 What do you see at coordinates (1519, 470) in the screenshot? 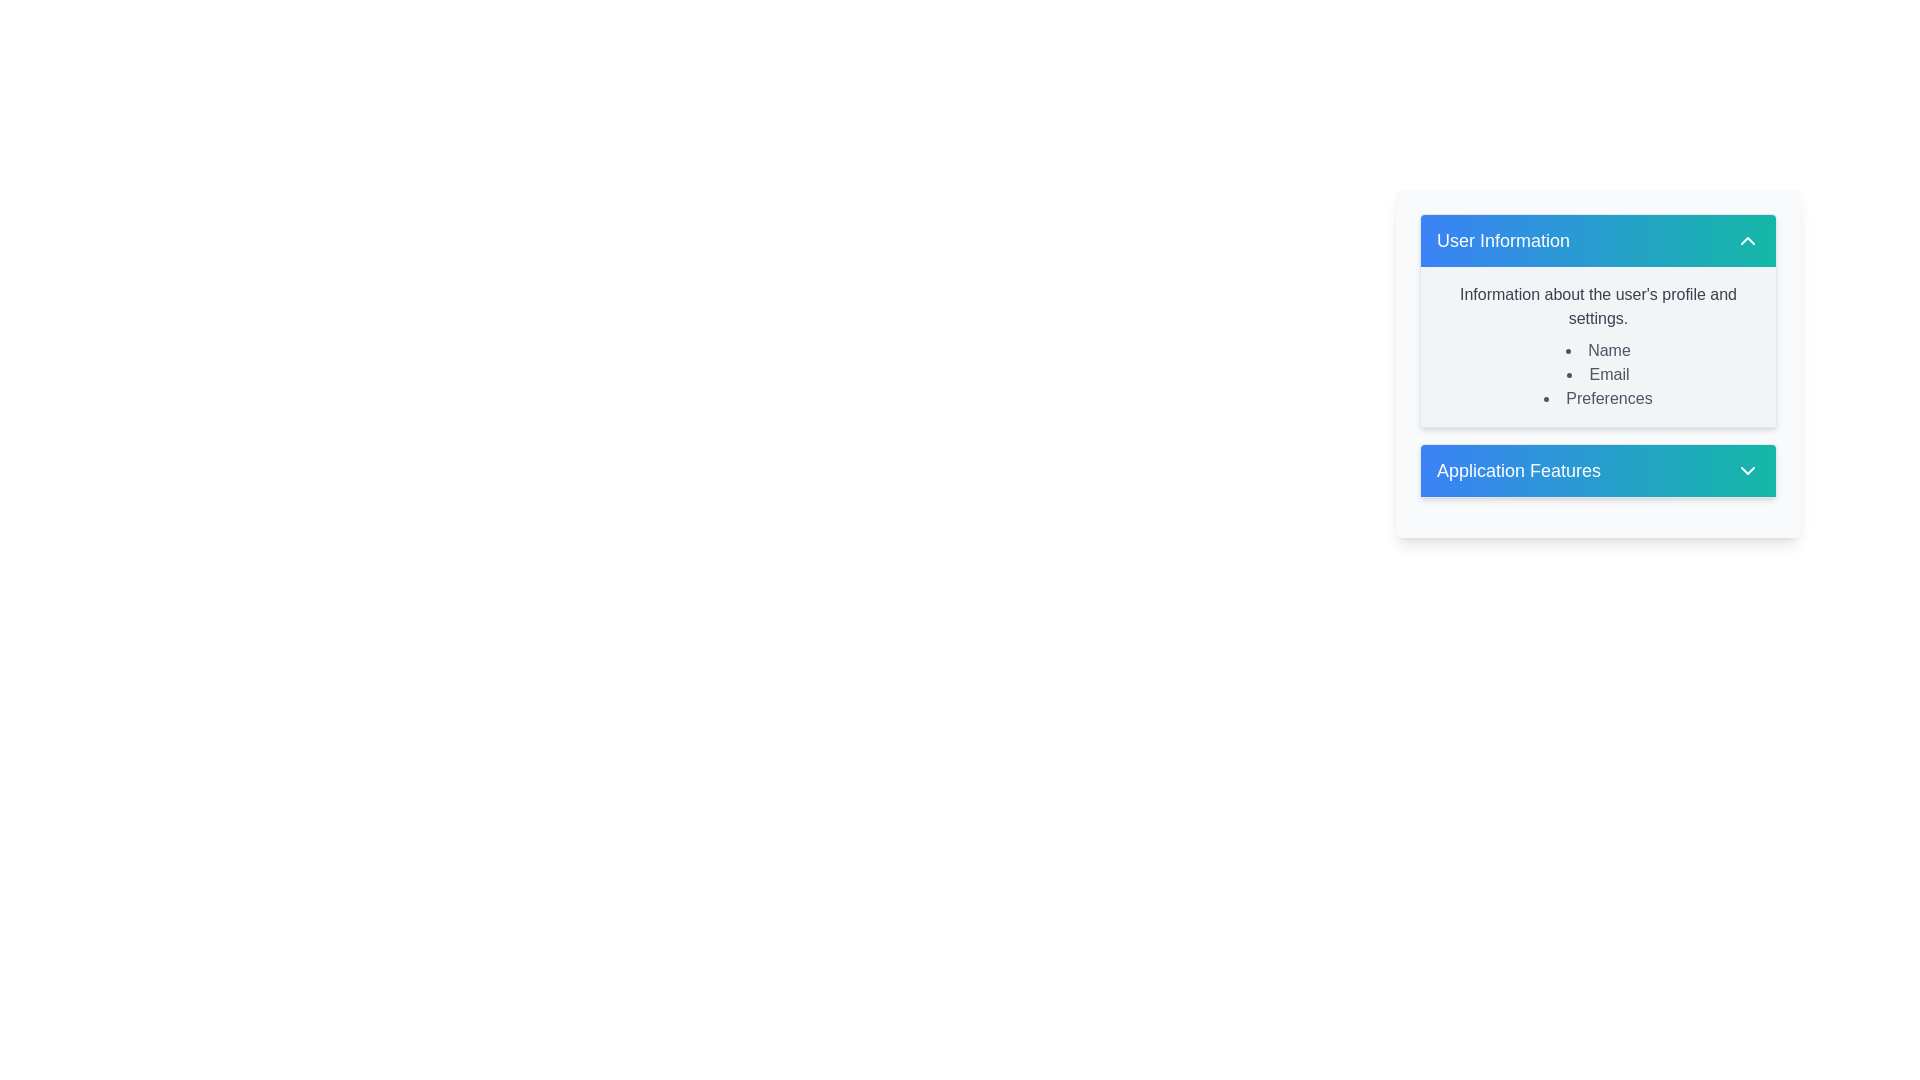
I see `the 'Application Features' section title label by moving the cursor to its center point` at bounding box center [1519, 470].